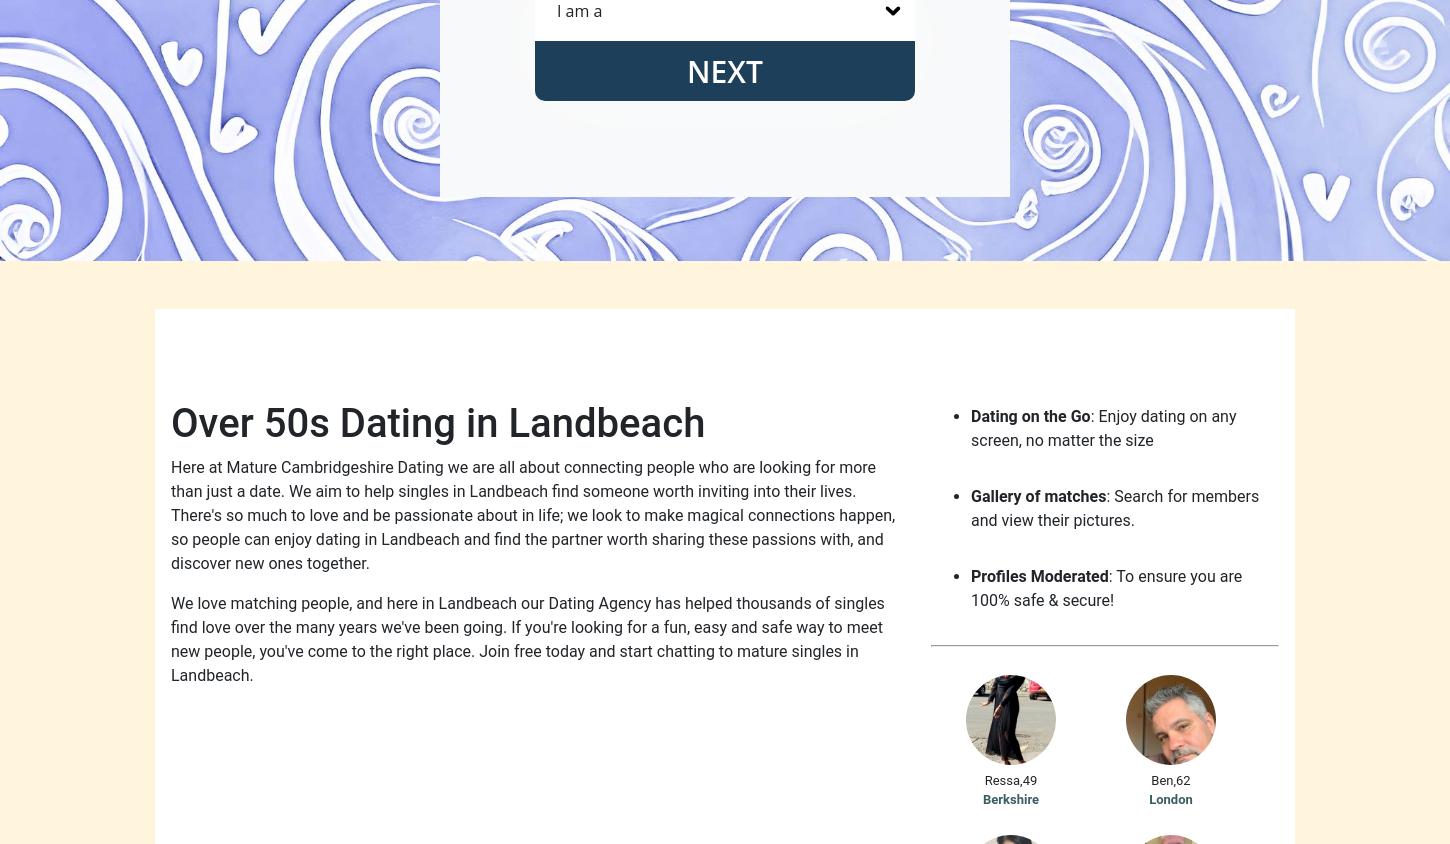 This screenshot has width=1450, height=844. What do you see at coordinates (971, 507) in the screenshot?
I see `': Search for members and view their pictures.'` at bounding box center [971, 507].